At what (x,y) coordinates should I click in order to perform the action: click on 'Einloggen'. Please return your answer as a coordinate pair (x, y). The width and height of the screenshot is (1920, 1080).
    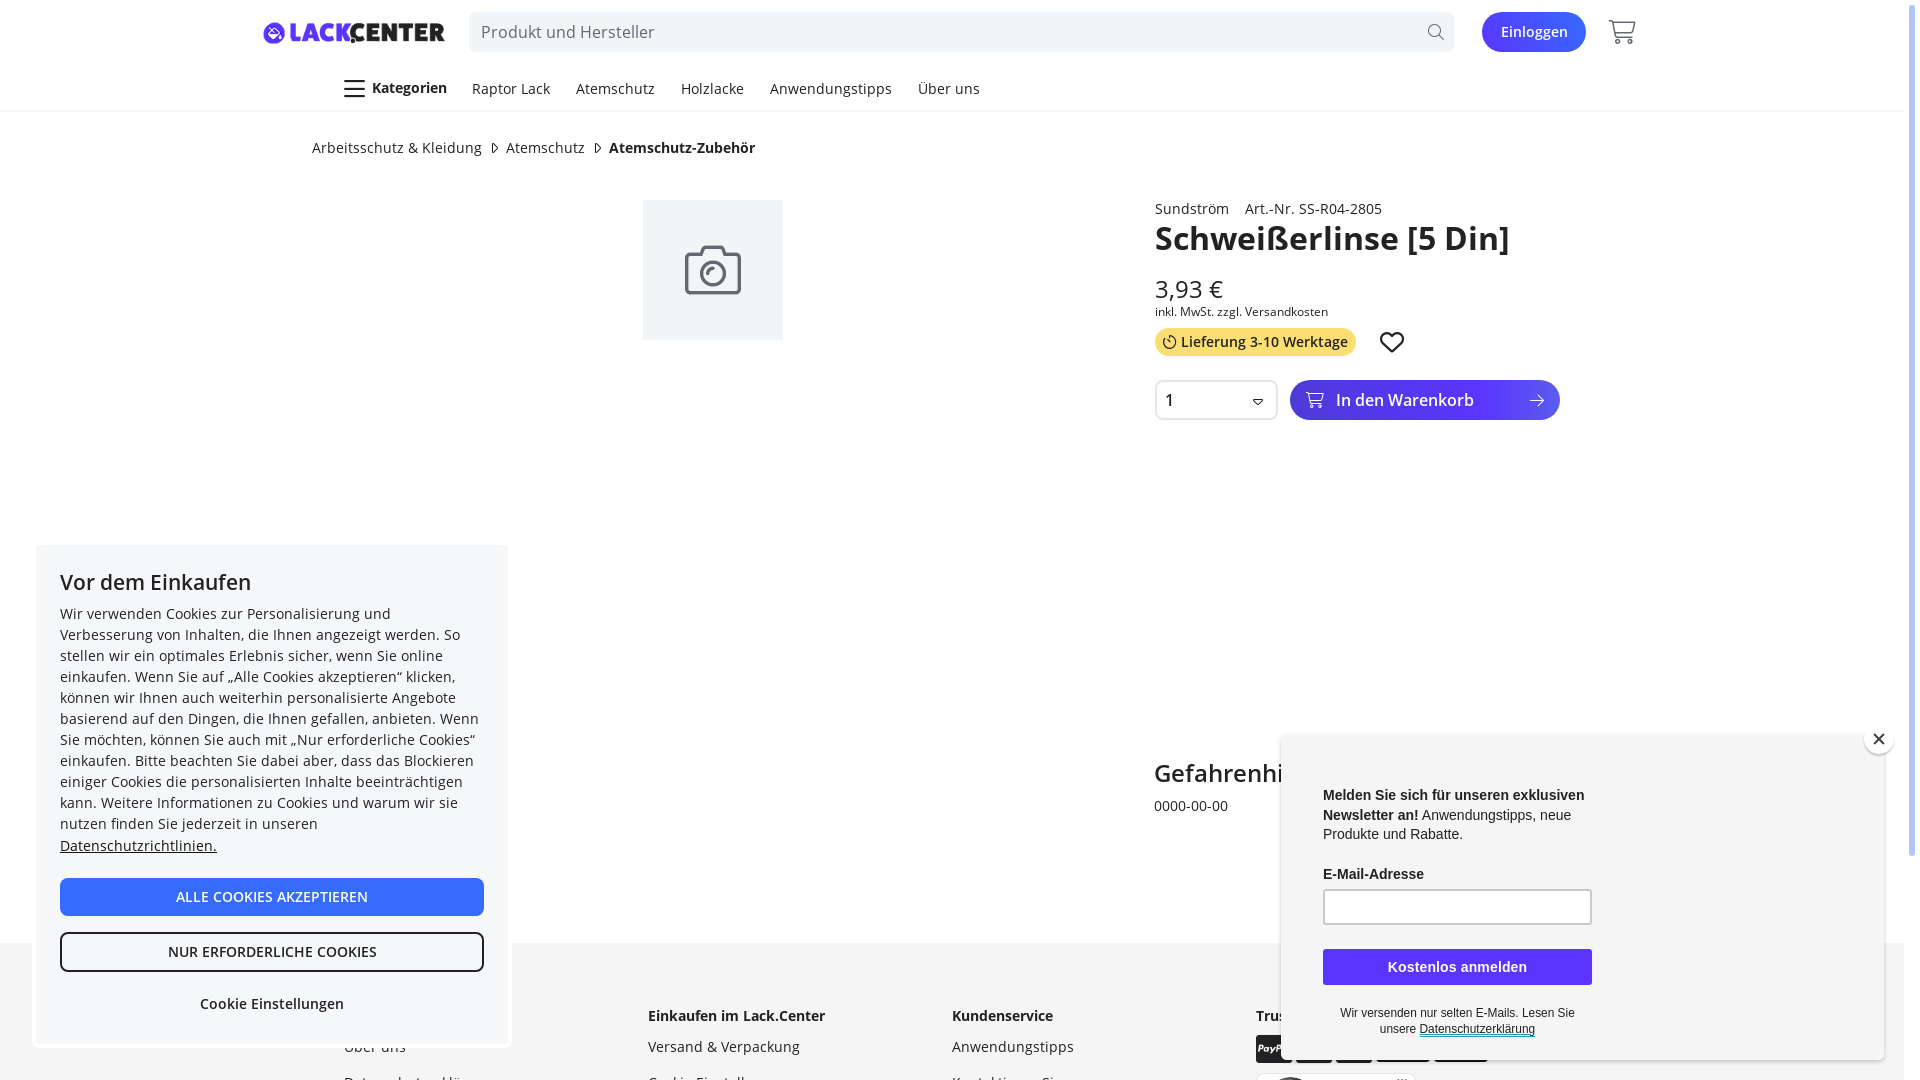
    Looking at the image, I should click on (1533, 31).